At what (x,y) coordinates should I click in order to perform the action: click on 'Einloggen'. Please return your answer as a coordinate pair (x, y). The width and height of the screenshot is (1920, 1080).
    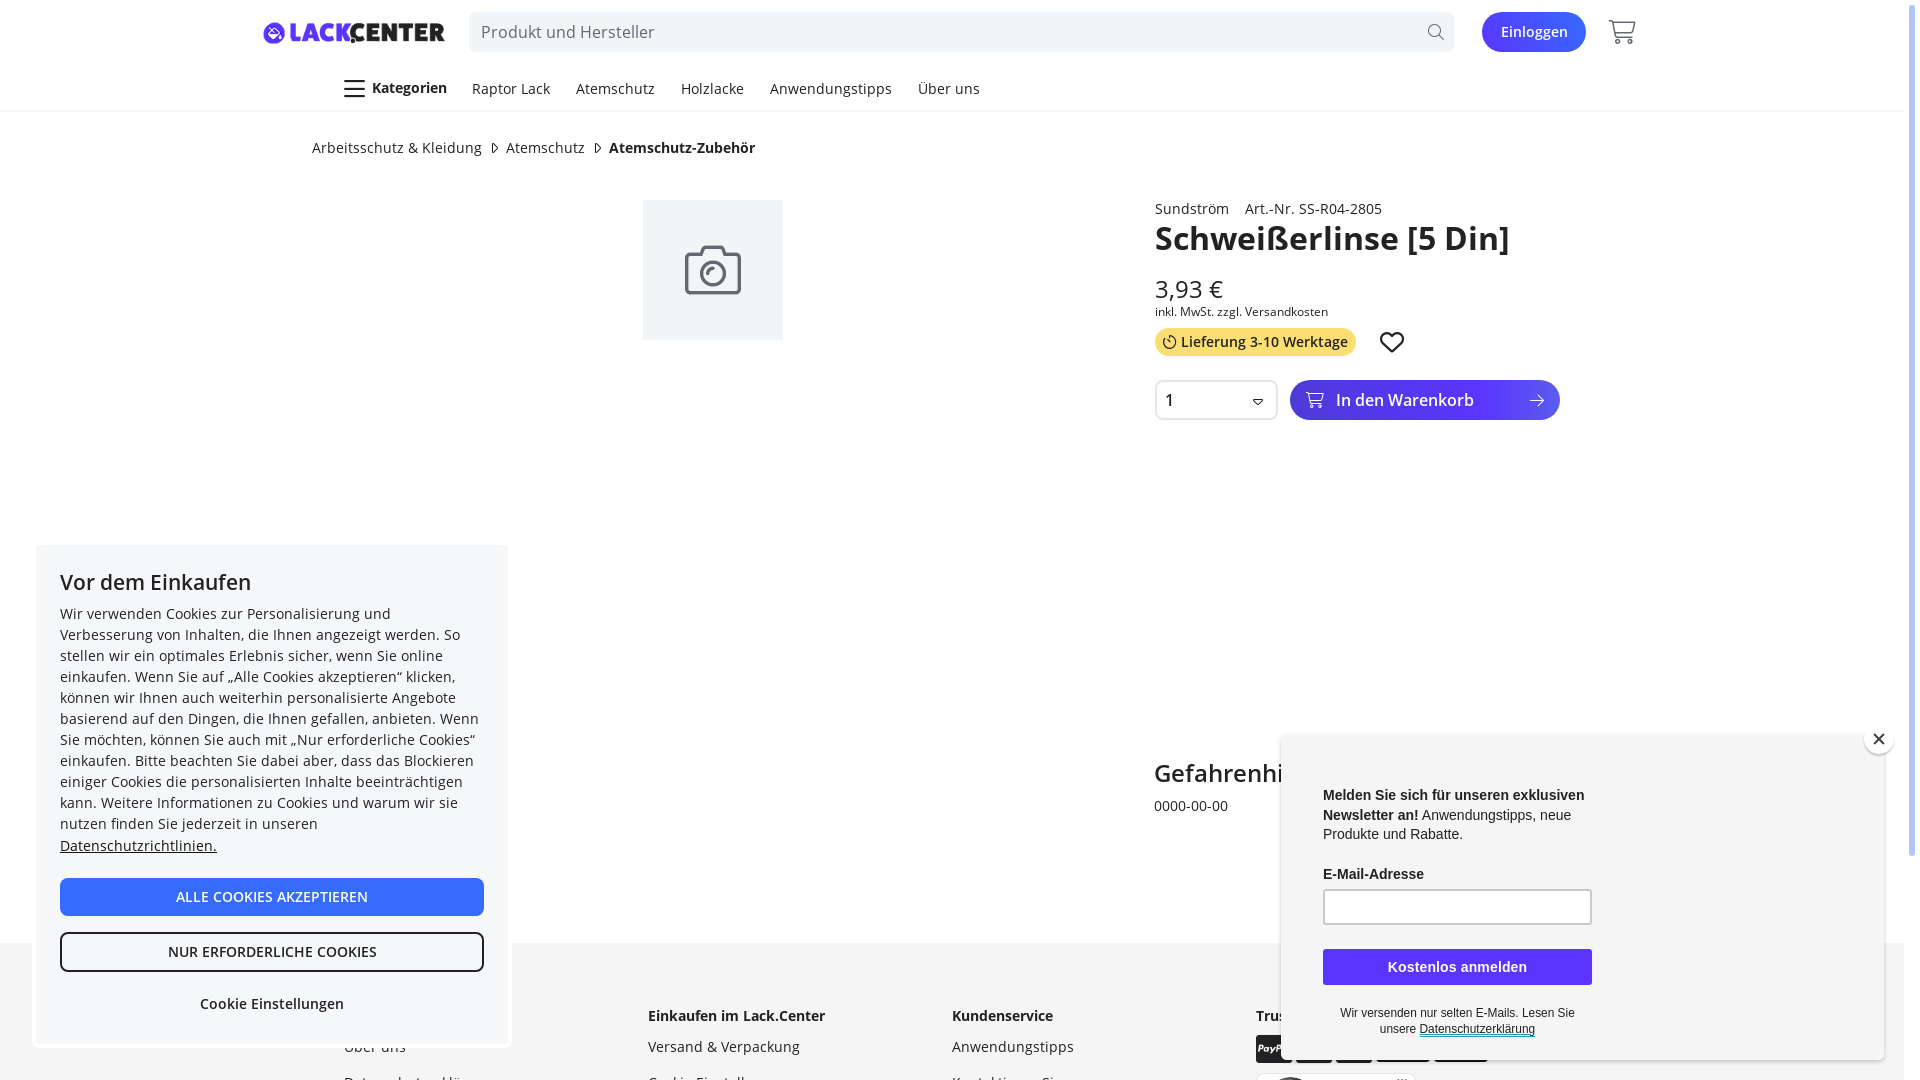
    Looking at the image, I should click on (1533, 31).